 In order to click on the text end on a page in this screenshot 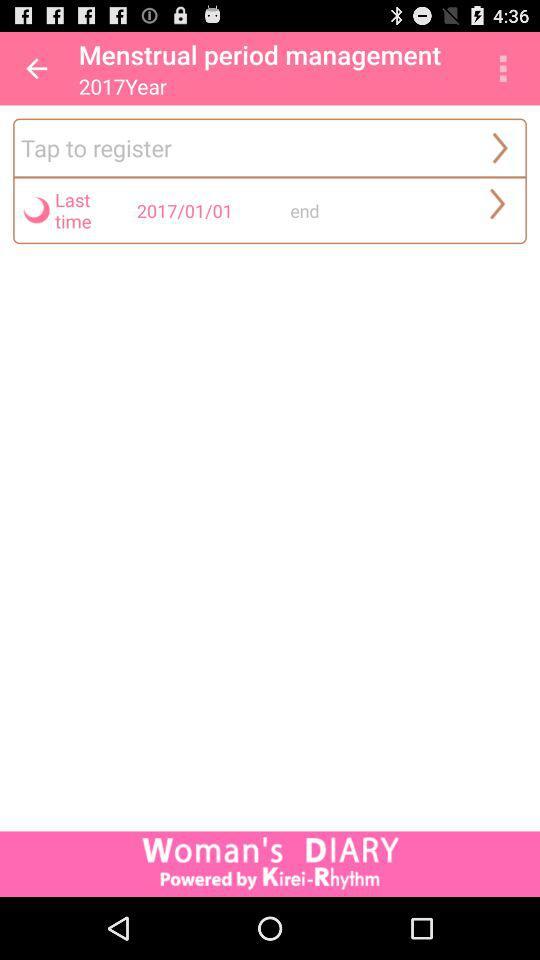, I will do `click(361, 210)`.